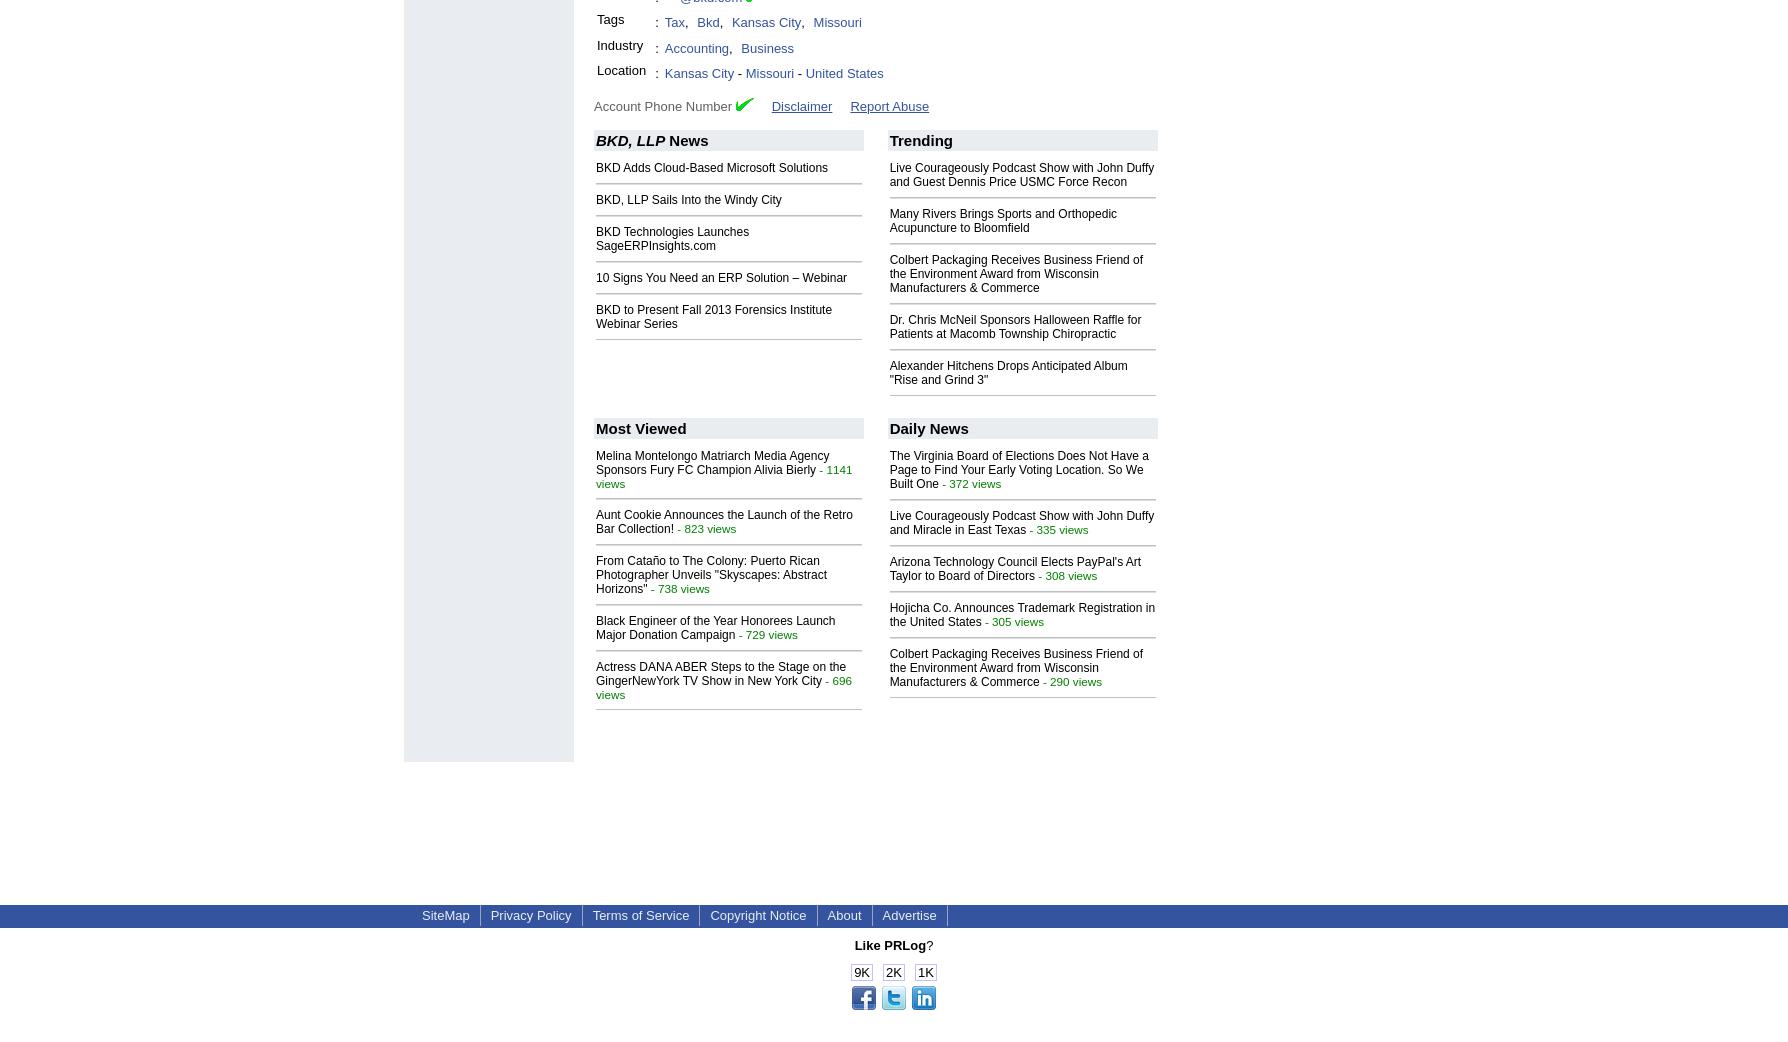  Describe the element at coordinates (695, 46) in the screenshot. I see `'Accounting'` at that location.